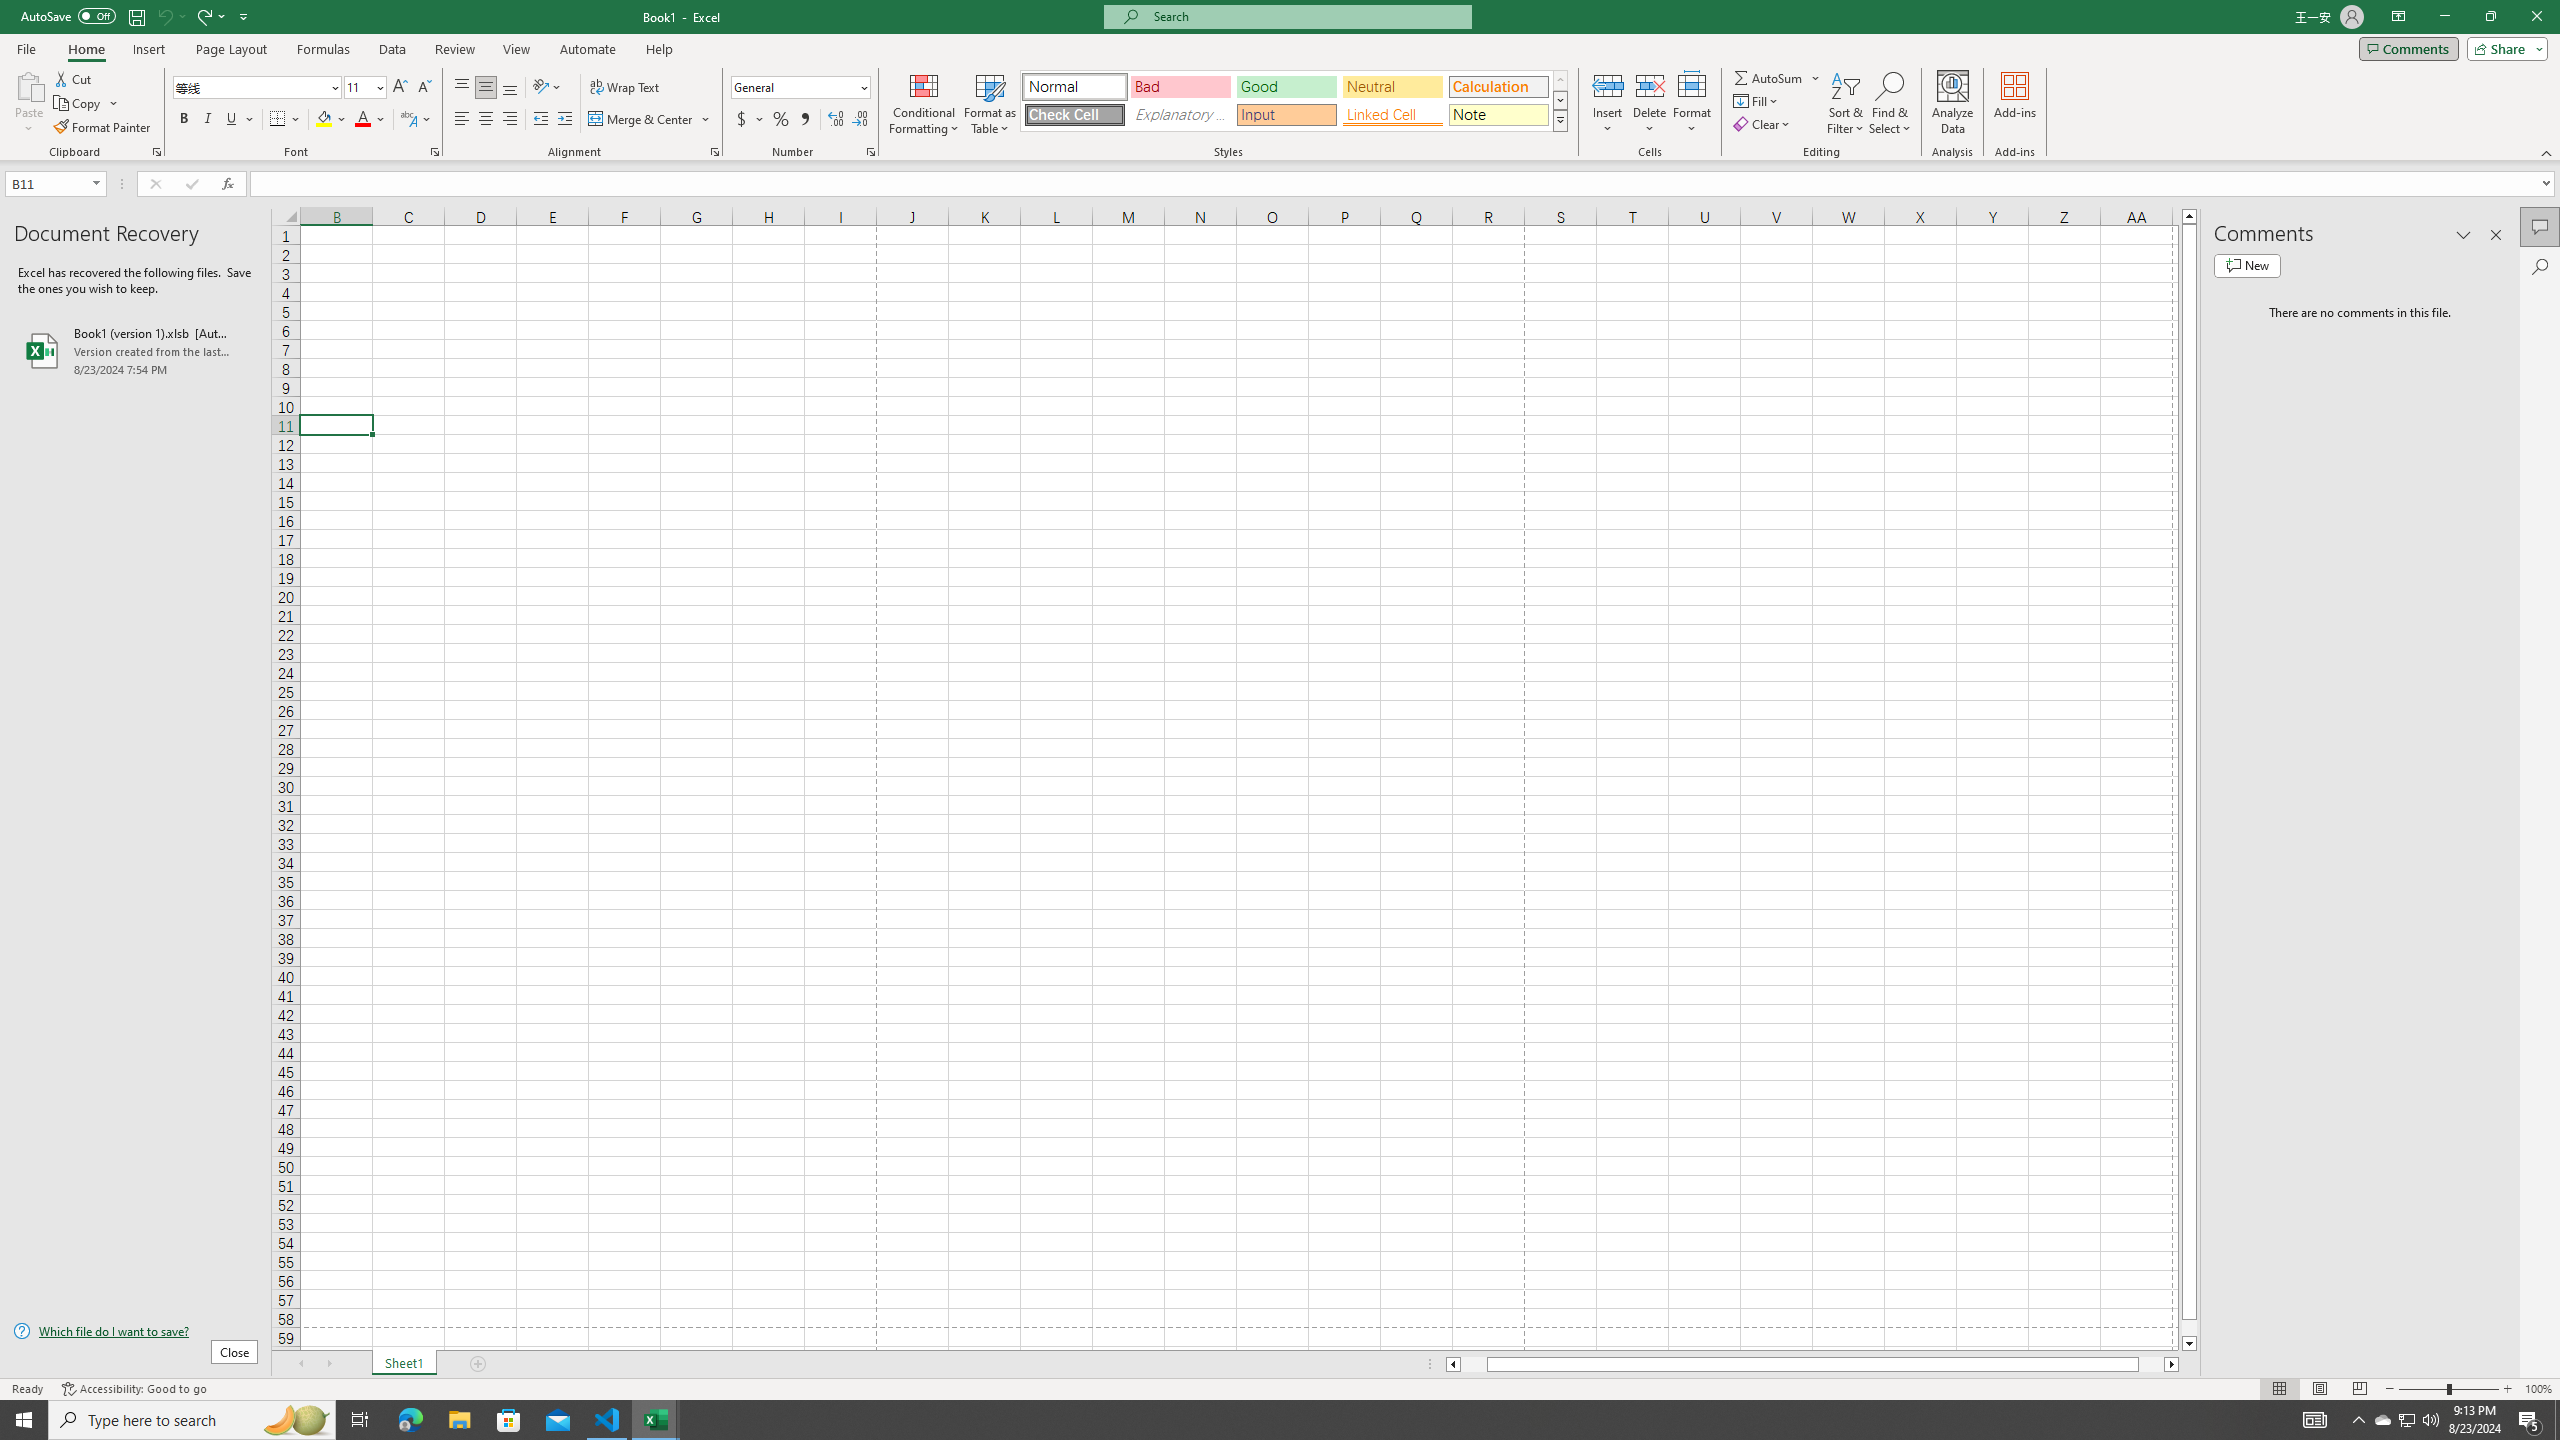 The height and width of the screenshot is (1440, 2560). I want to click on 'Good', so click(1285, 87).